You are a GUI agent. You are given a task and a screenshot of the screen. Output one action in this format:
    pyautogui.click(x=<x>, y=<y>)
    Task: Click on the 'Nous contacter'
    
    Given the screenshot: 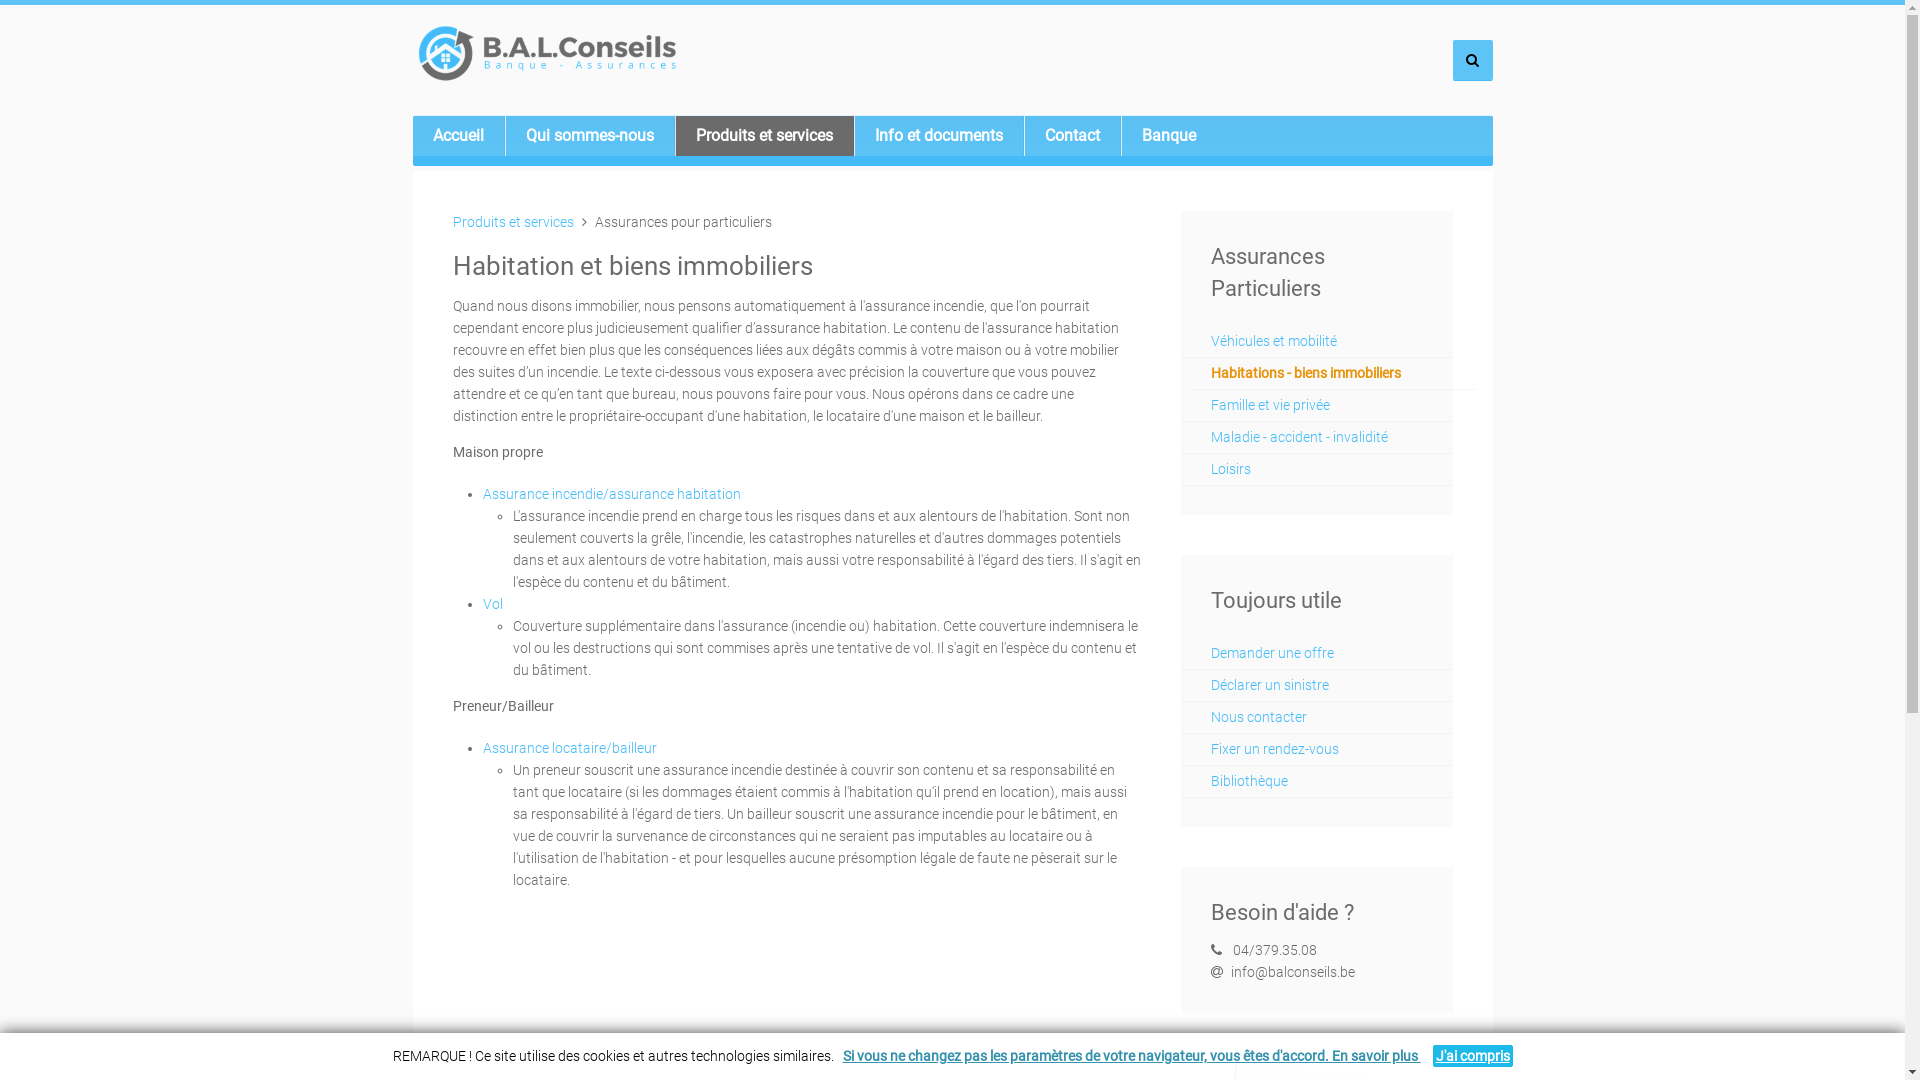 What is the action you would take?
    pyautogui.click(x=1315, y=716)
    